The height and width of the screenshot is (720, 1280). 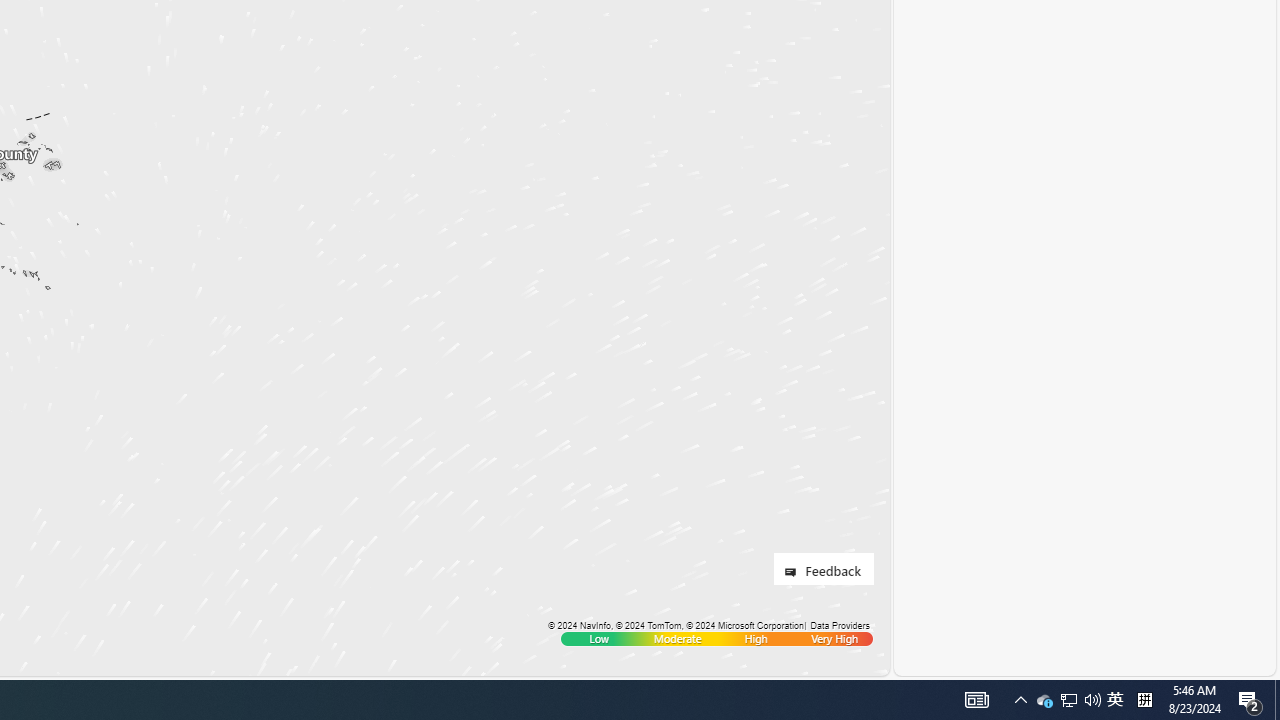 I want to click on 'Data Providers', so click(x=840, y=624).